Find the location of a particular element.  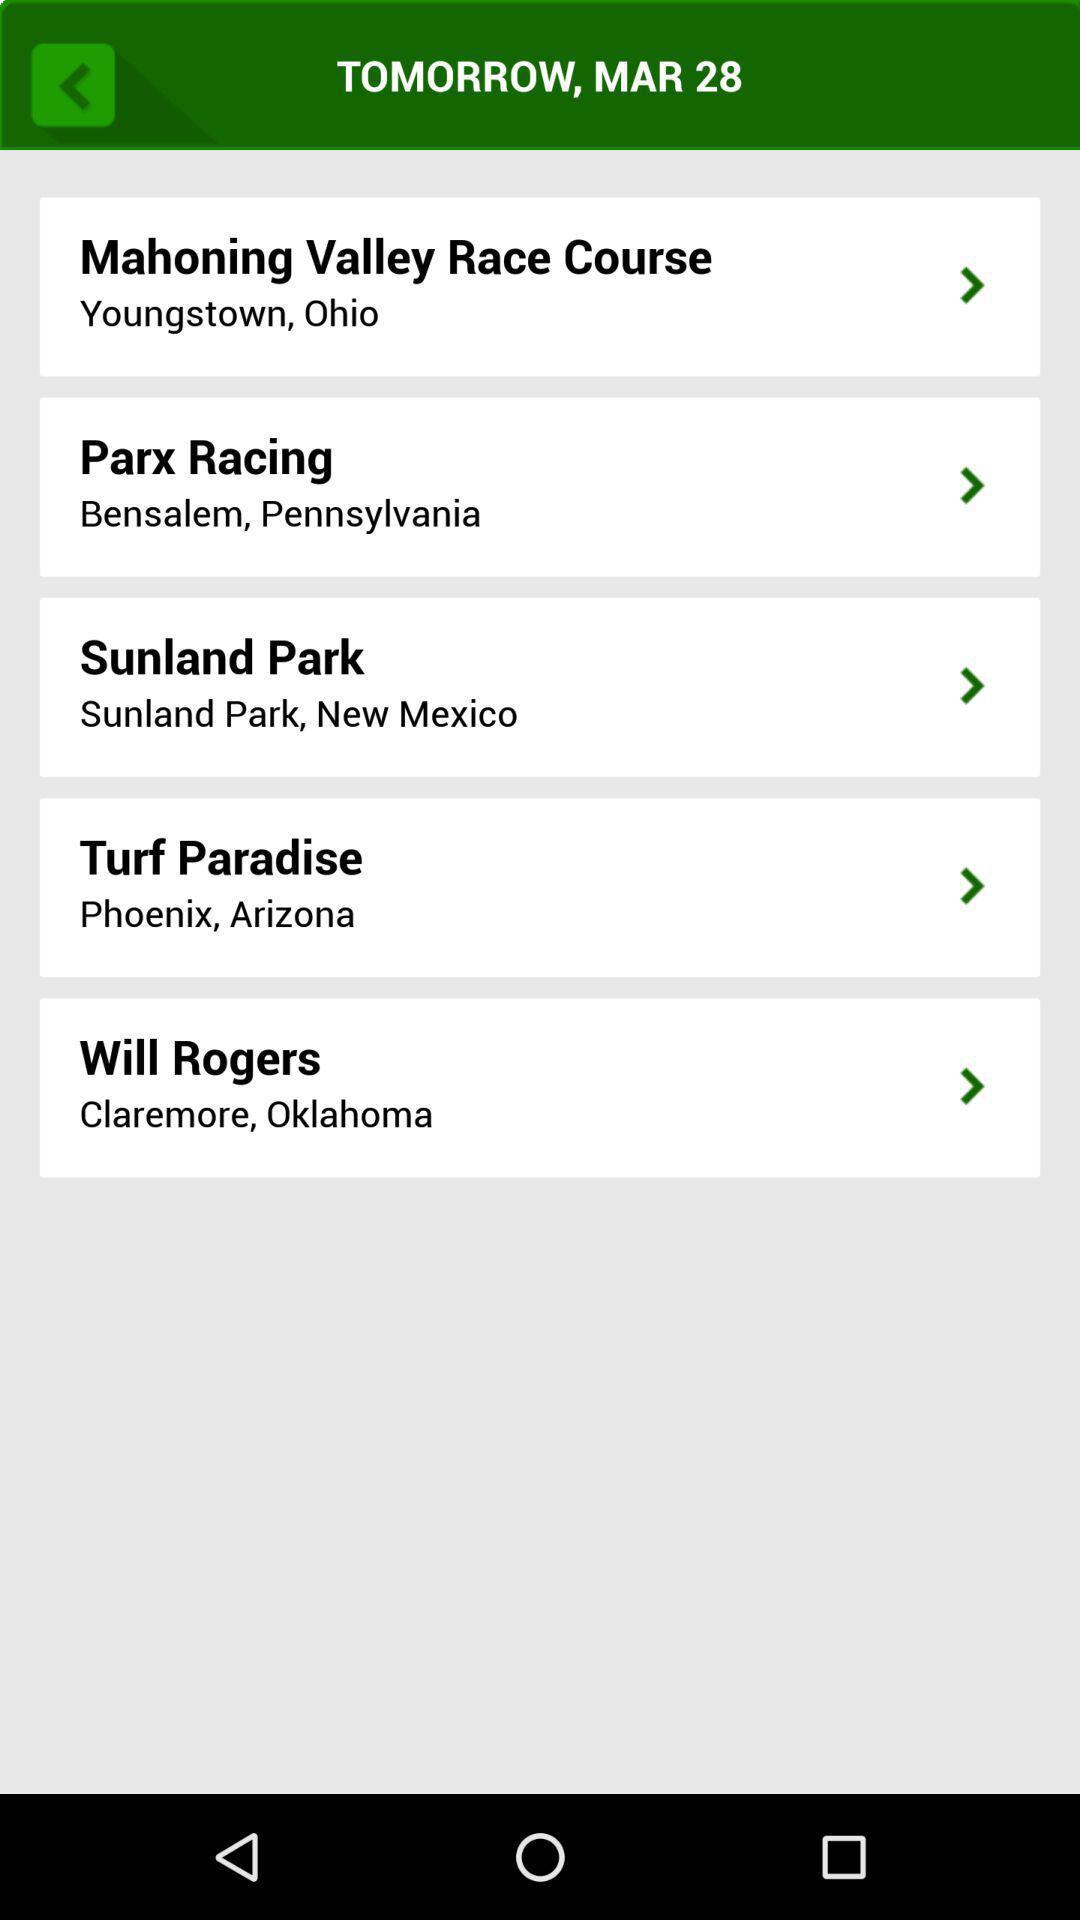

go back is located at coordinates (118, 80).